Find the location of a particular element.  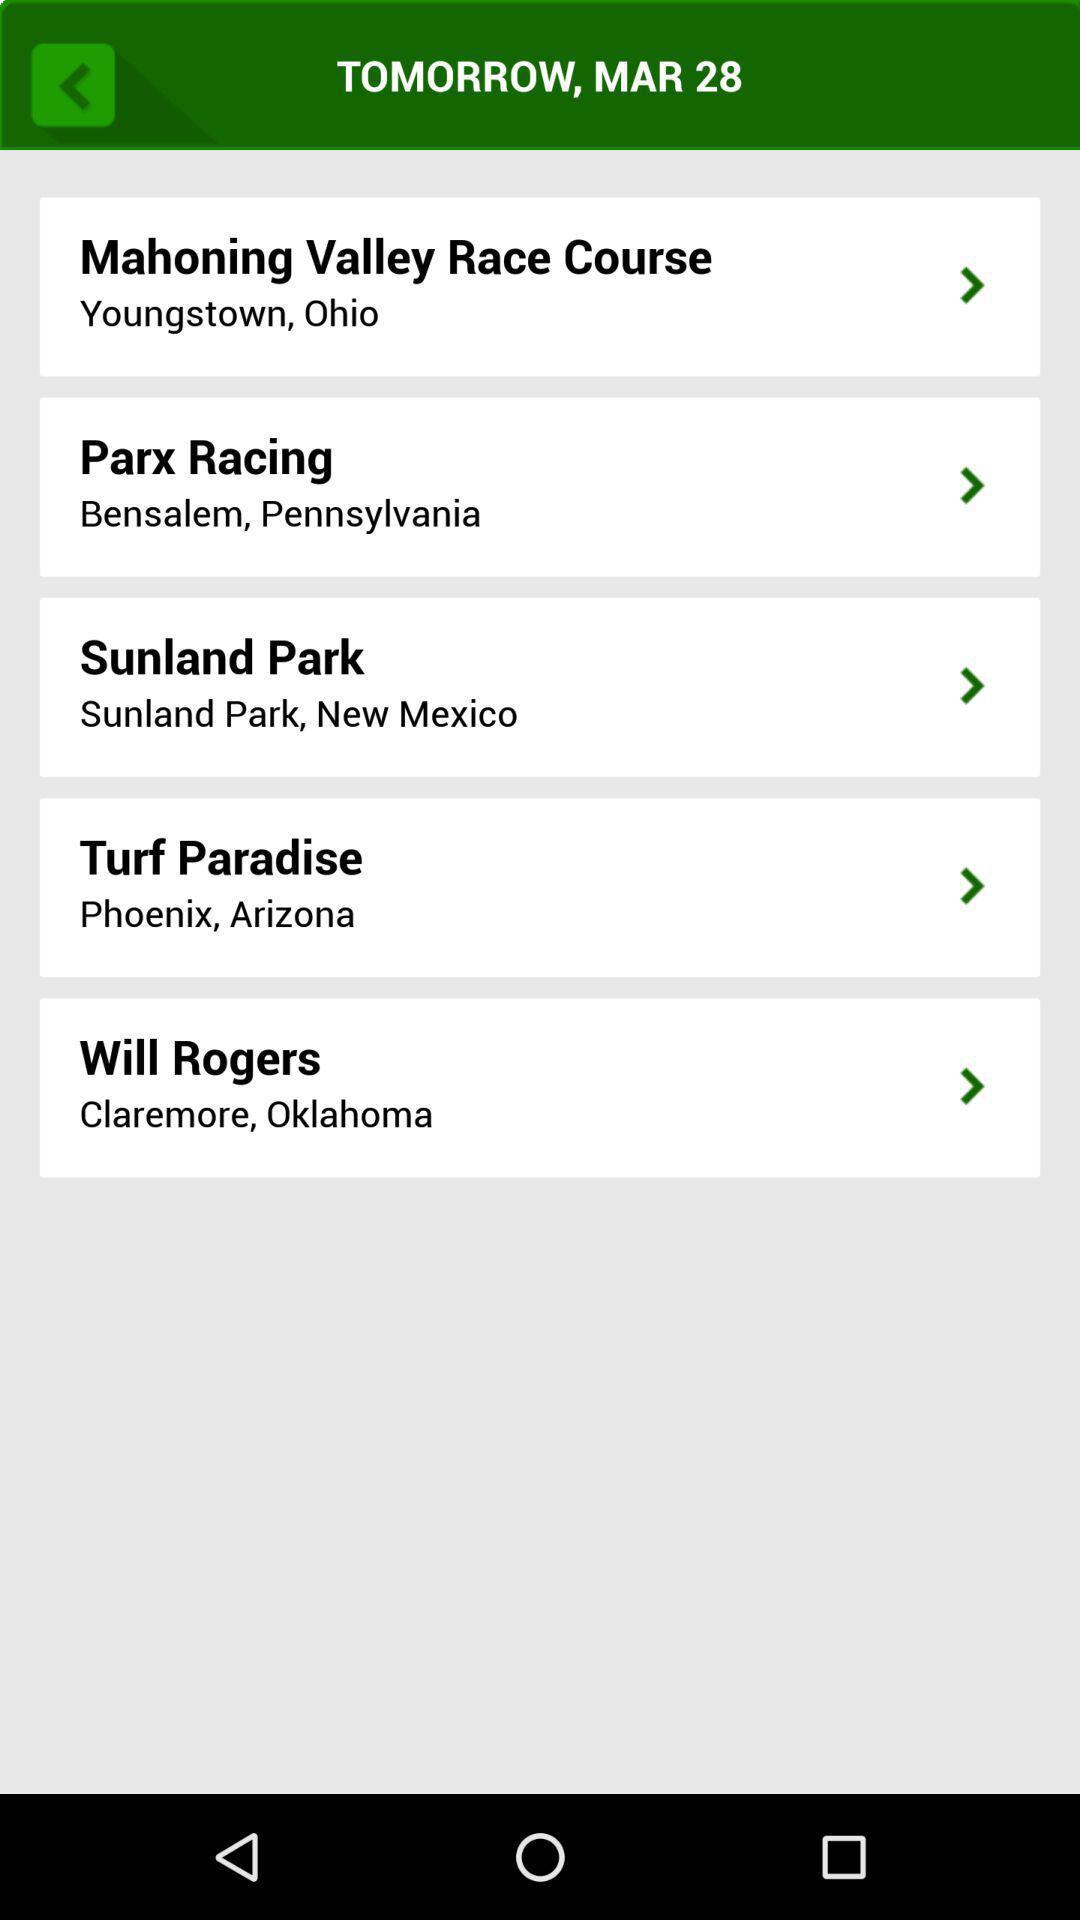

go back is located at coordinates (118, 80).